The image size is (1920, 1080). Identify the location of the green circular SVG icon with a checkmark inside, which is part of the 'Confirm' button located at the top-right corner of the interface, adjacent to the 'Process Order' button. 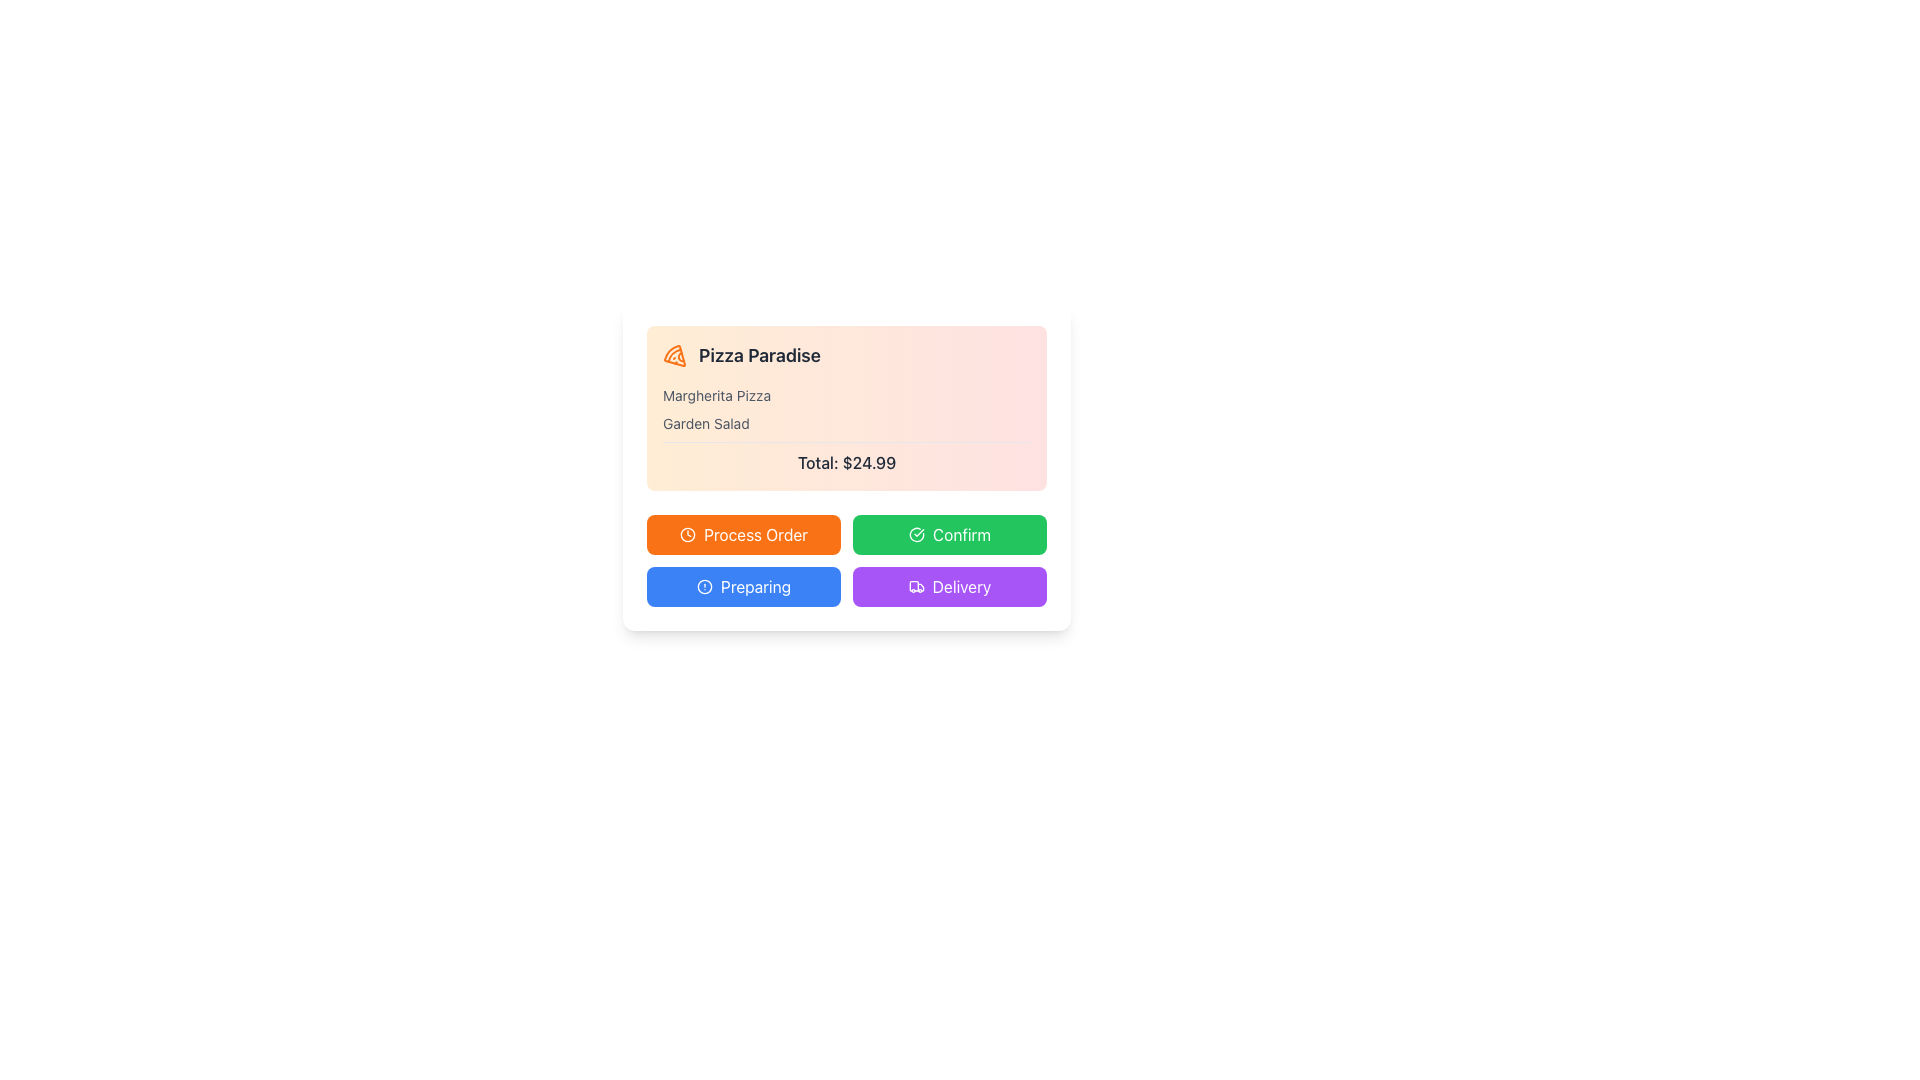
(915, 534).